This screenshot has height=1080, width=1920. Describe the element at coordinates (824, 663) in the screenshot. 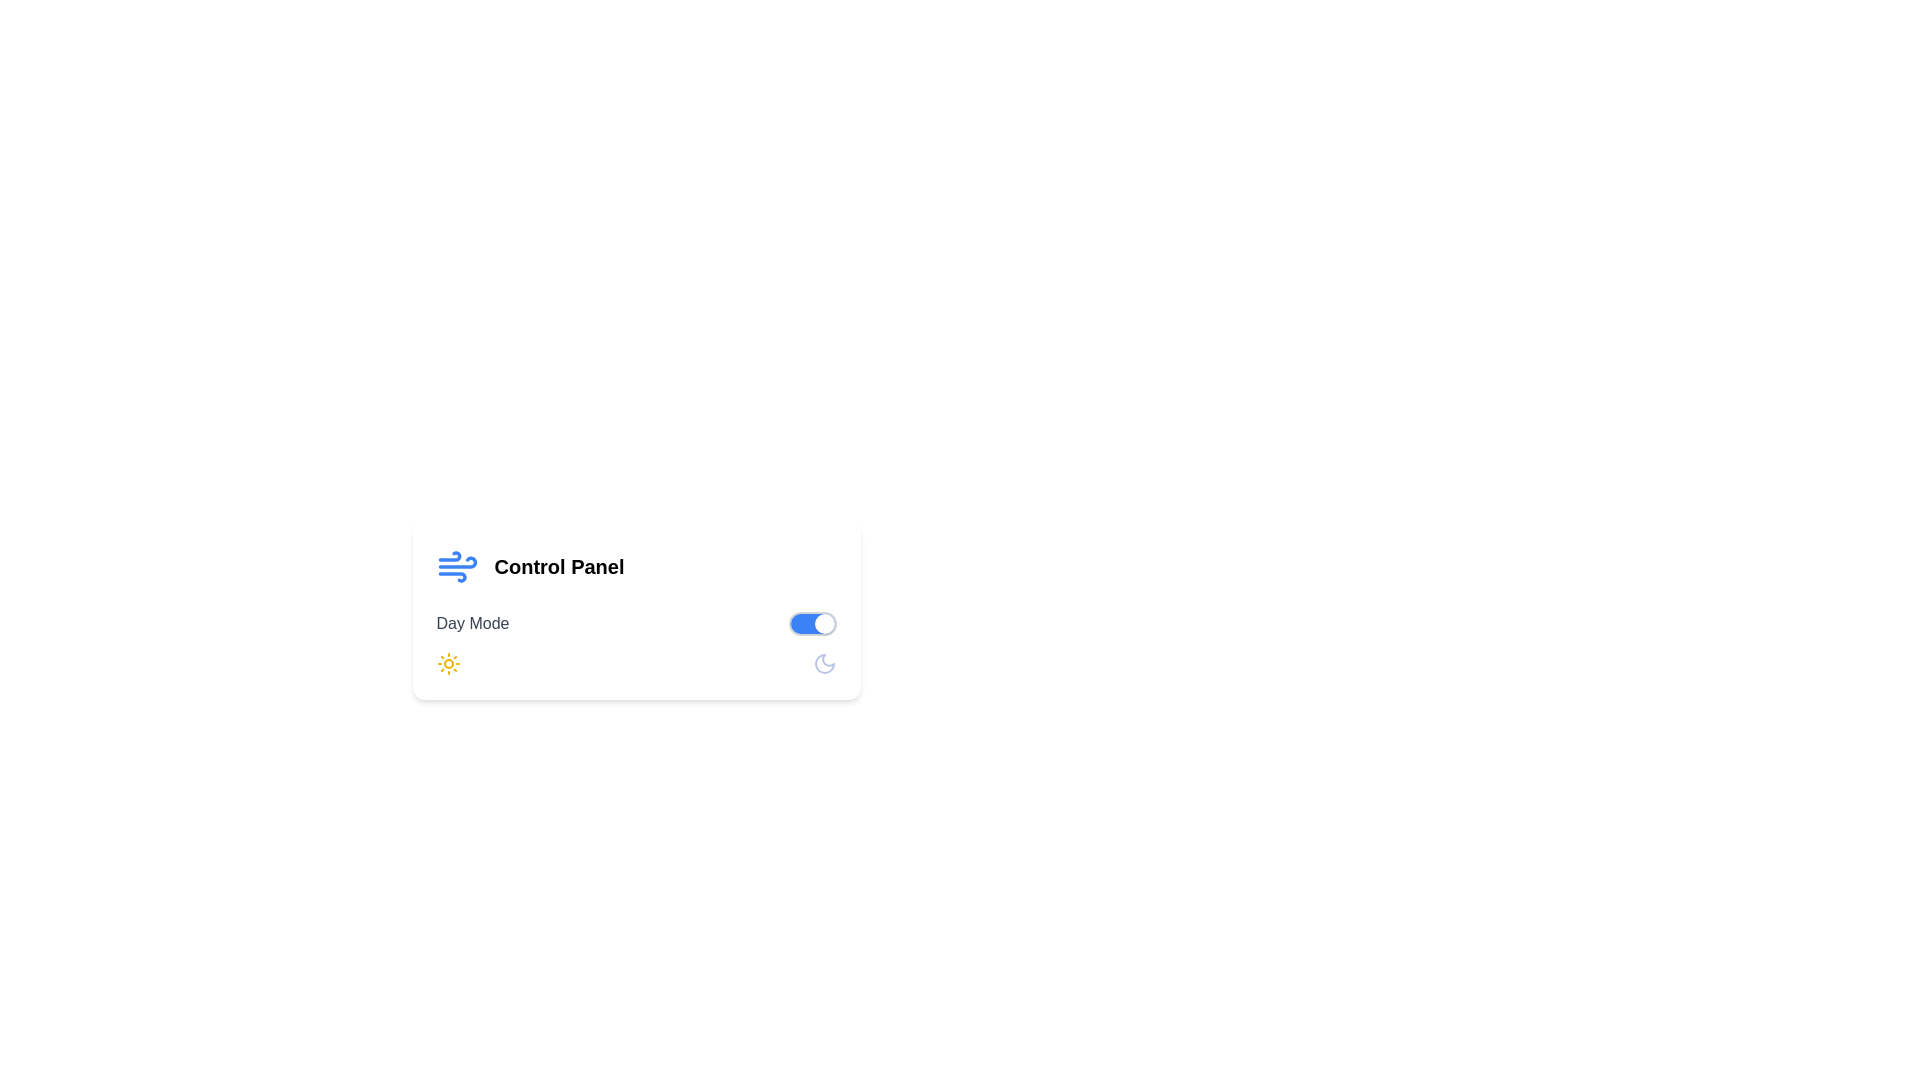

I see `the crescent moon-shaped icon with a light blue color located in the 'Control Panel' card near the bottom right corner, visually grouped with the 'Day Mode' text and the sun icon` at that location.